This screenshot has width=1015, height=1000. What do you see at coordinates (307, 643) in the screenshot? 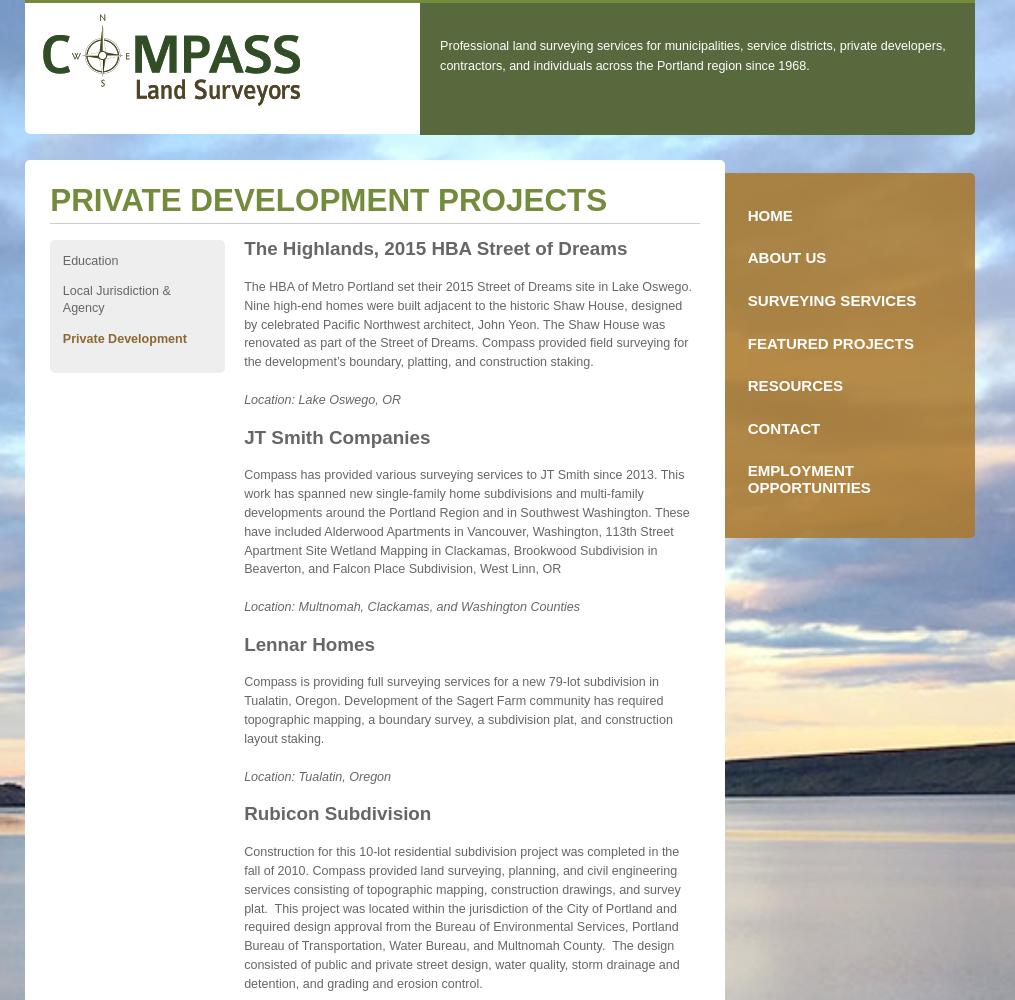
I see `'Lennar Homes'` at bounding box center [307, 643].